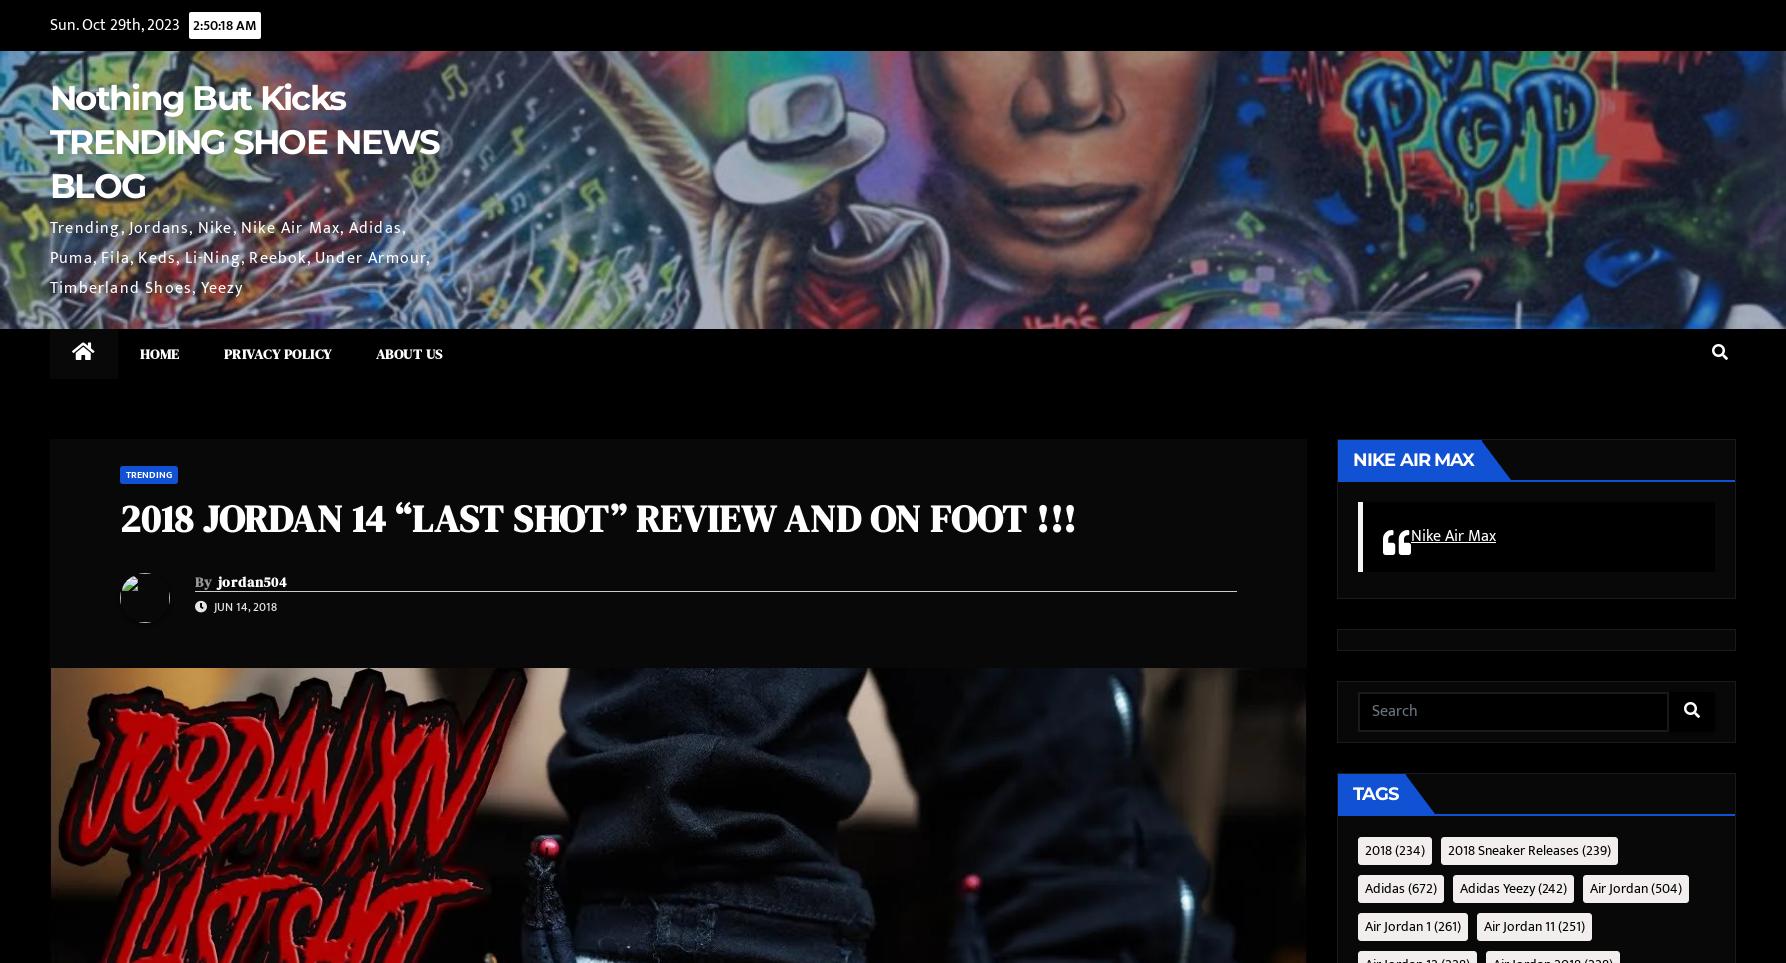  I want to click on '(251)', so click(1570, 925).